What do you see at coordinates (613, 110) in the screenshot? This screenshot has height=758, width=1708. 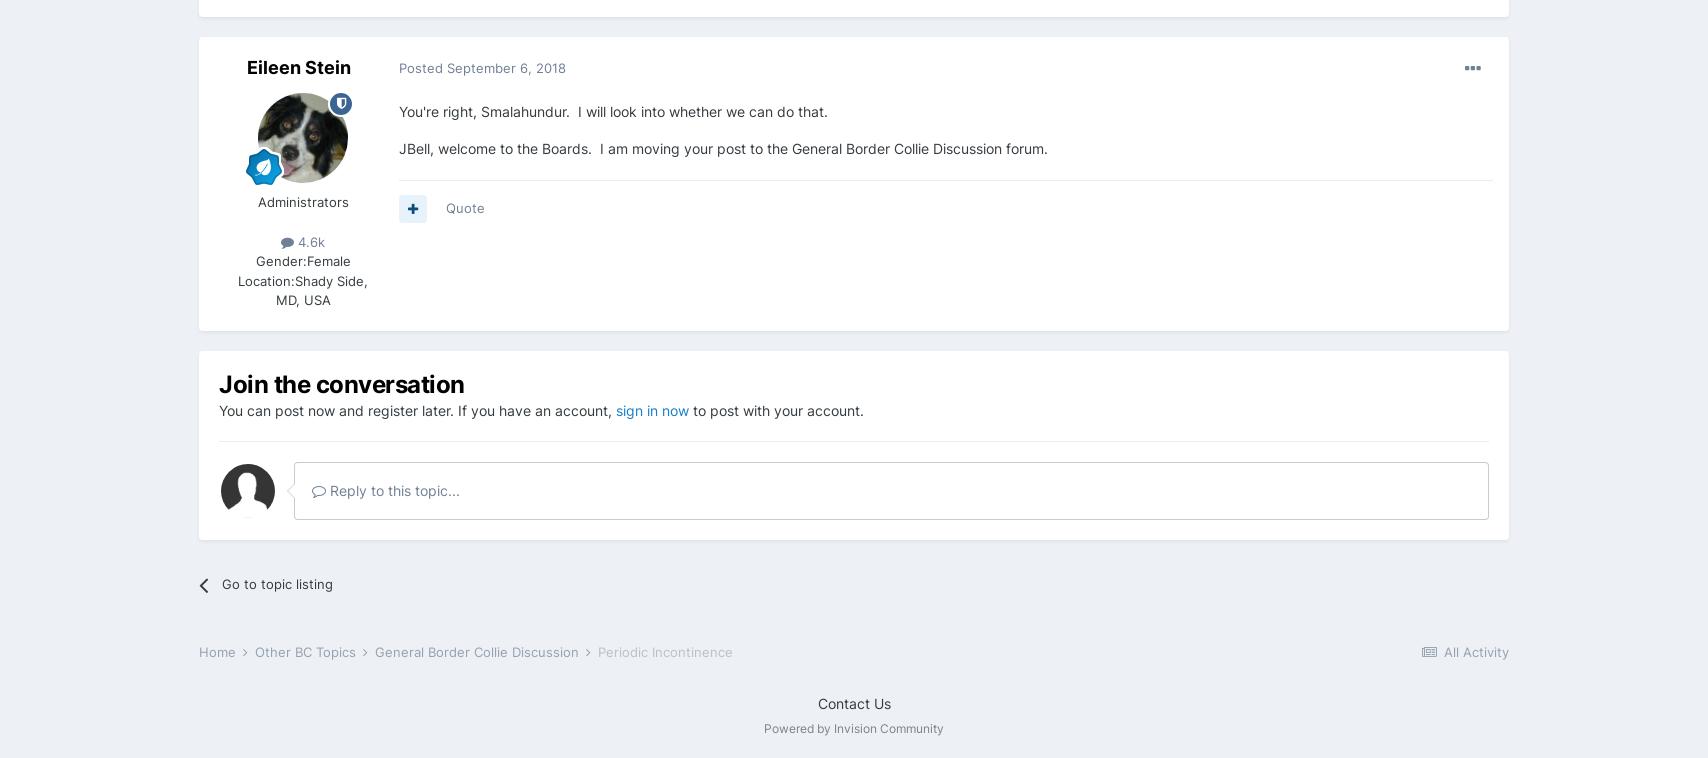 I see `'You're right, Smalahundur.  I will look into whether we can do that.'` at bounding box center [613, 110].